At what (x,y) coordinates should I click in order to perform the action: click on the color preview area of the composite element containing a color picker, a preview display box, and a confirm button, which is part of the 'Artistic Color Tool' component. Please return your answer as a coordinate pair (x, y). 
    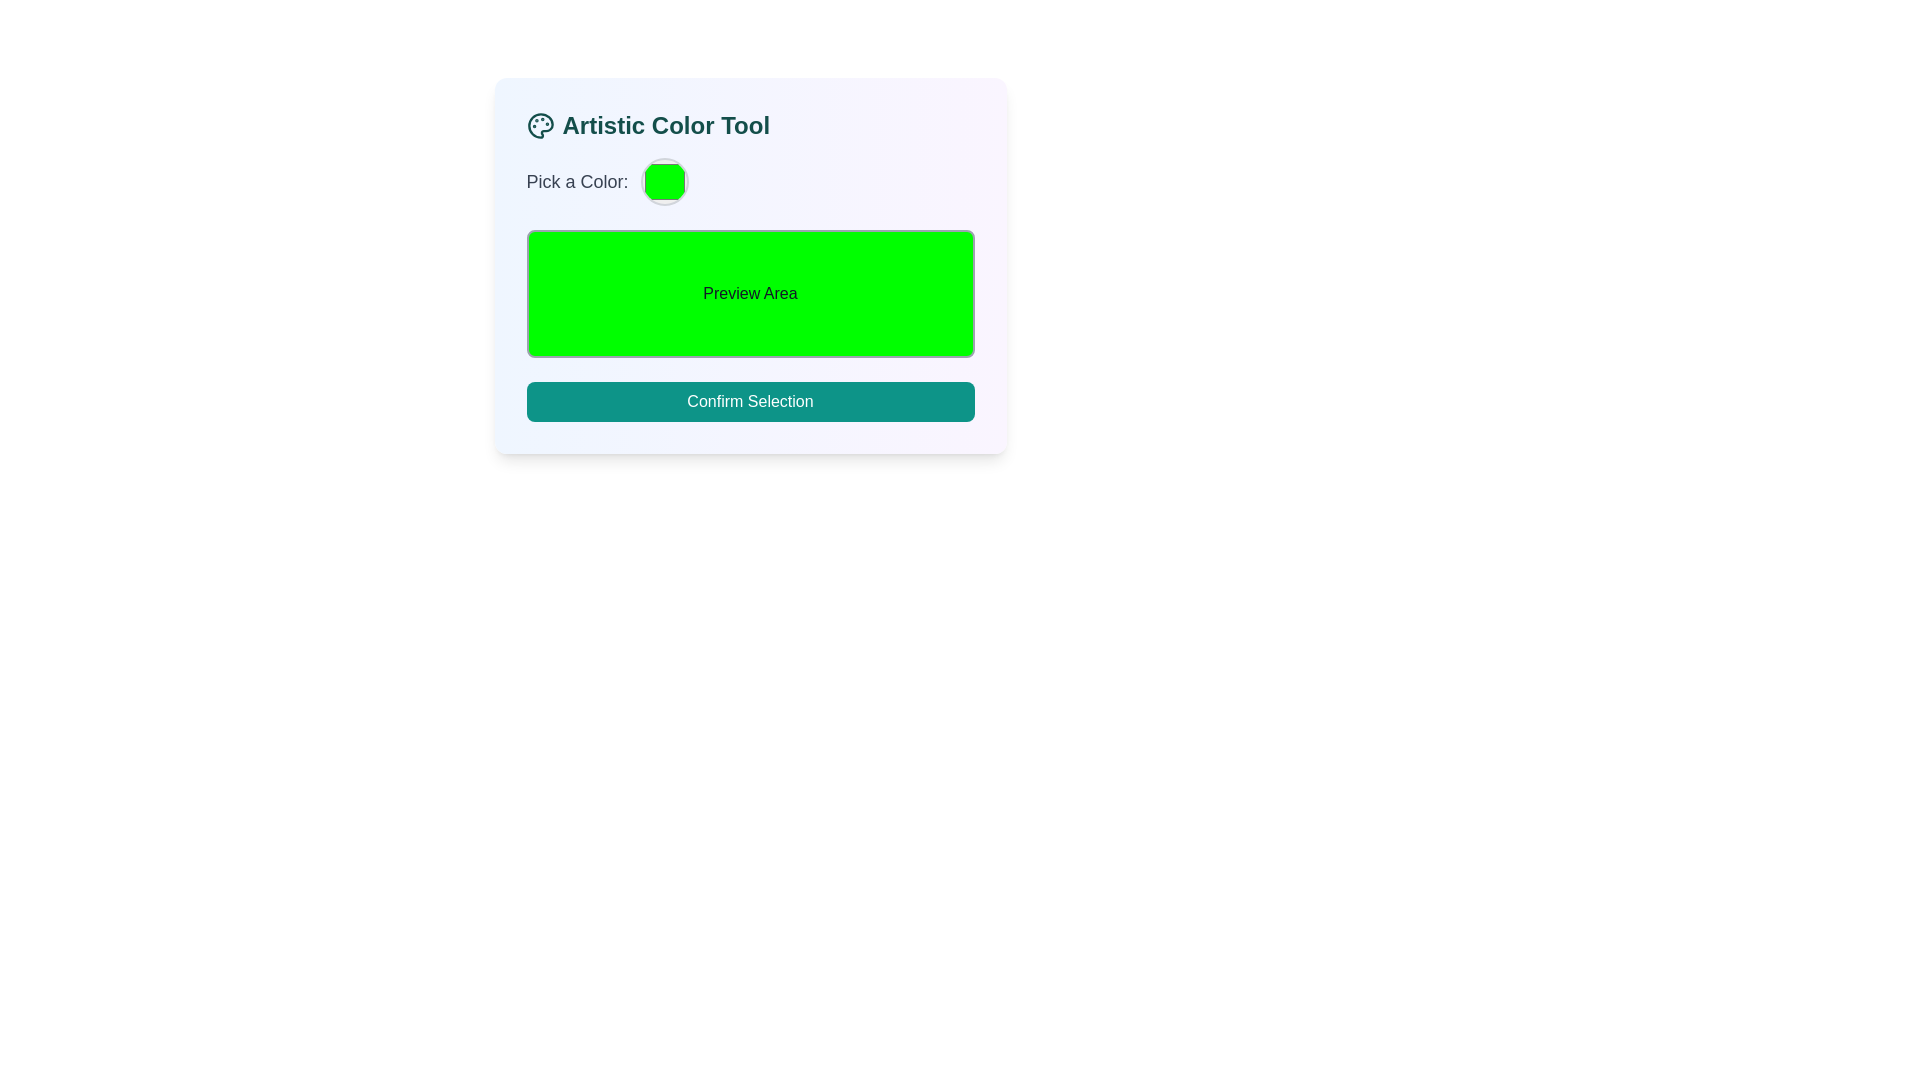
    Looking at the image, I should click on (749, 289).